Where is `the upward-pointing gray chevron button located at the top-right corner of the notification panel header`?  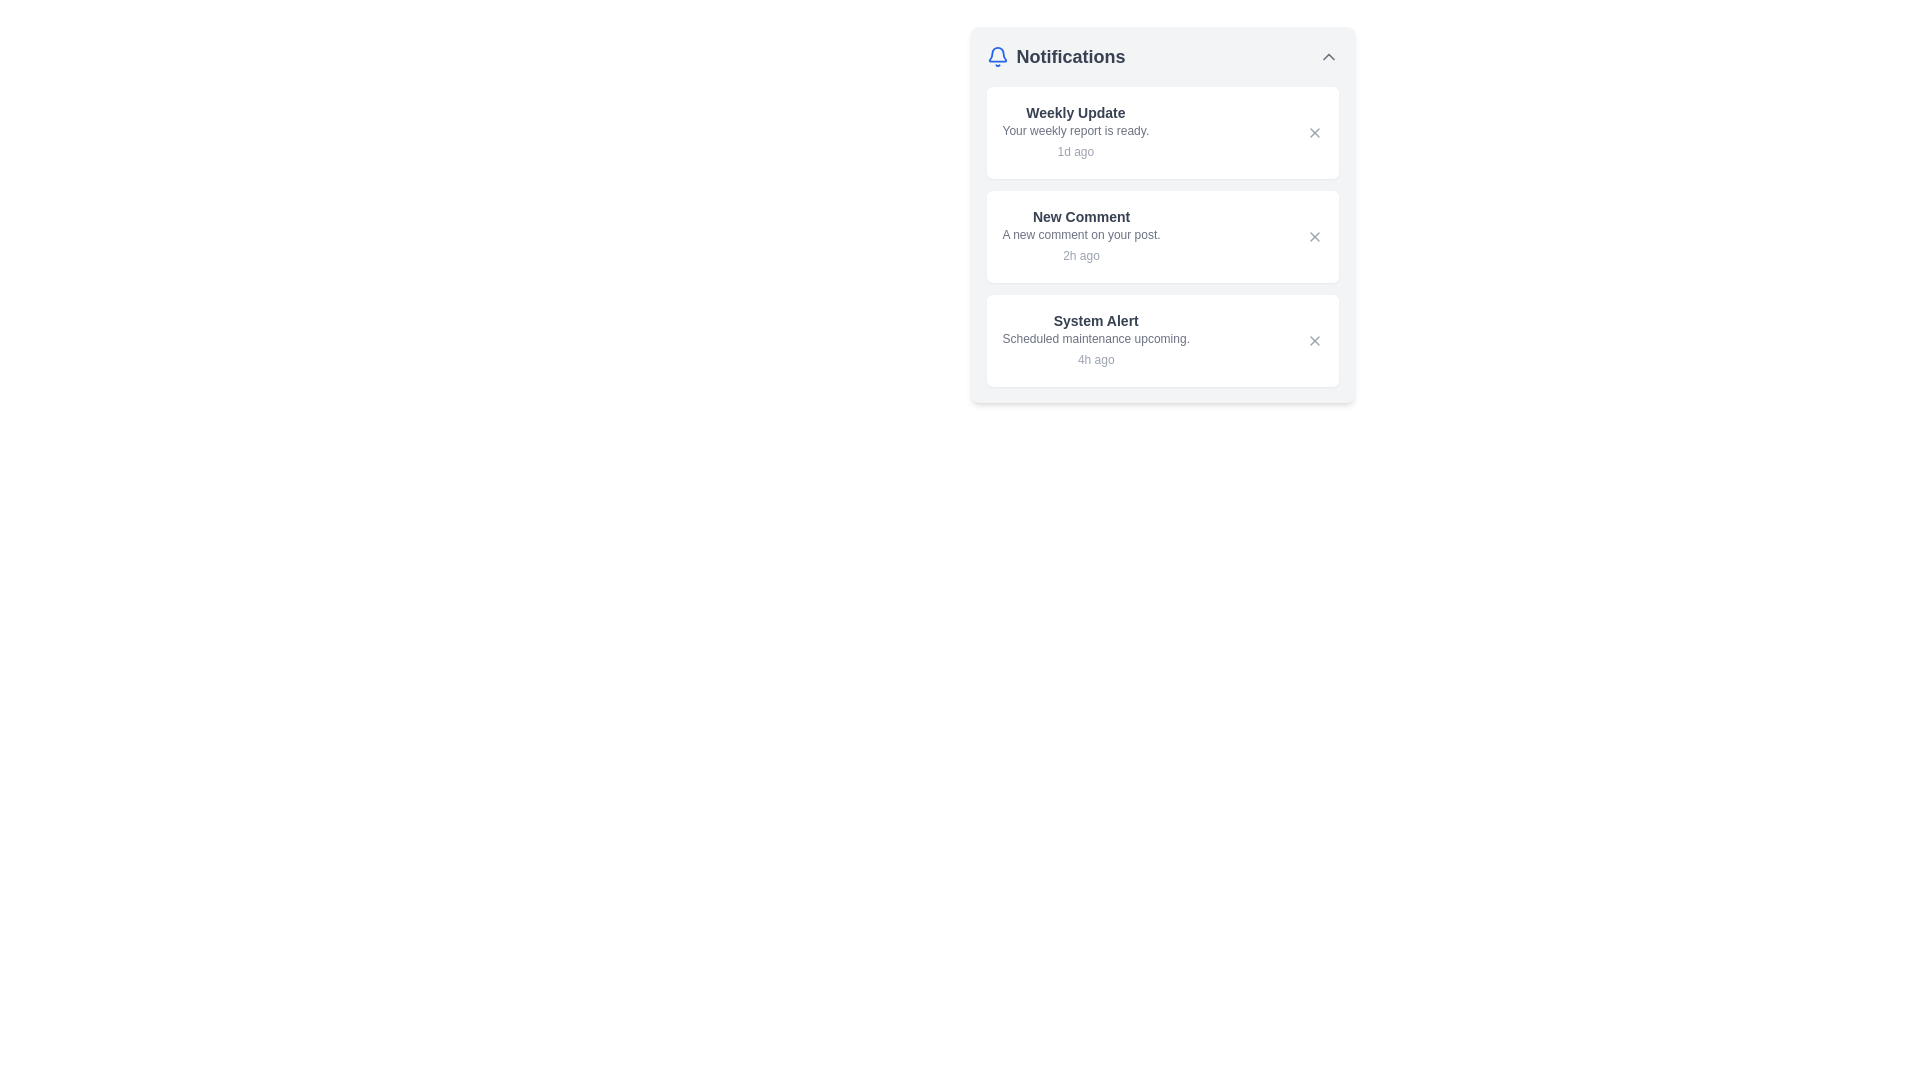 the upward-pointing gray chevron button located at the top-right corner of the notification panel header is located at coordinates (1328, 56).